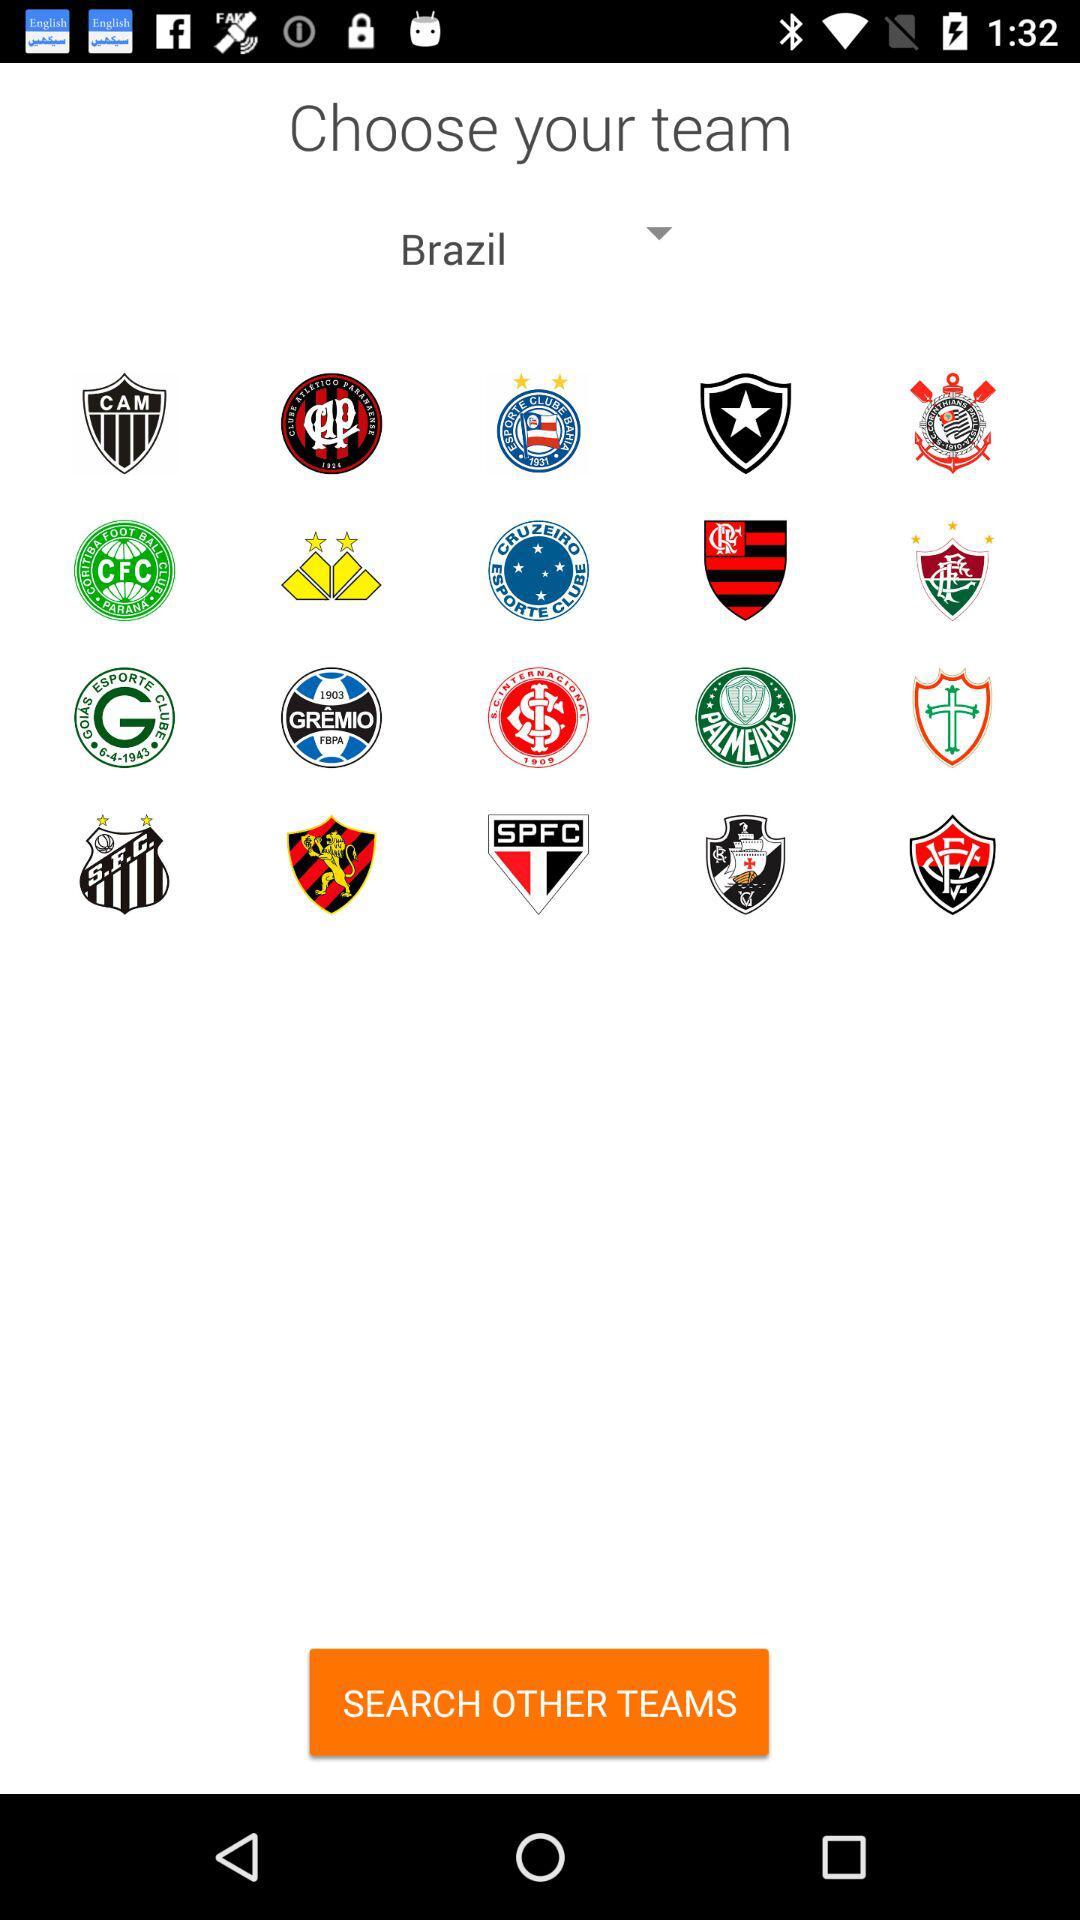  I want to click on choose portuguesa team select portuguesa team, so click(951, 717).